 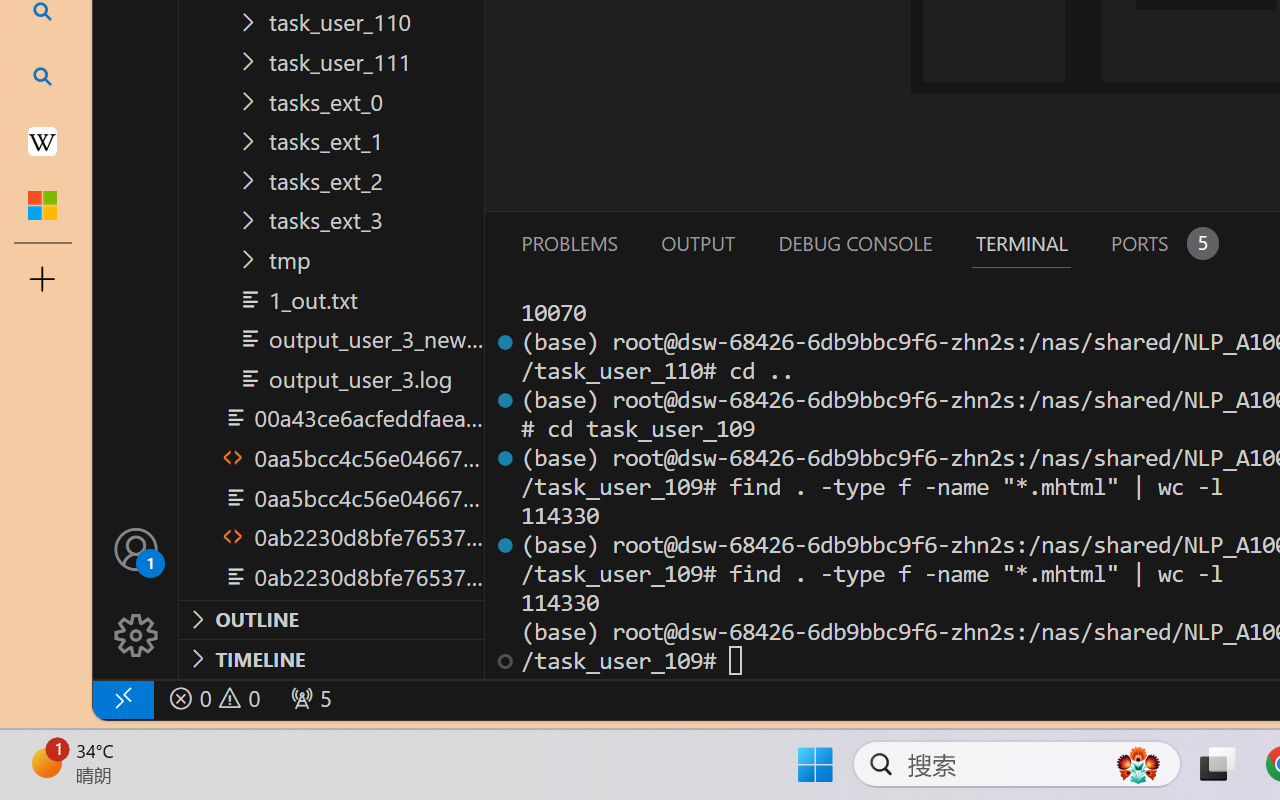 I want to click on 'Output (Ctrl+Shift+U)', so click(x=696, y=242).